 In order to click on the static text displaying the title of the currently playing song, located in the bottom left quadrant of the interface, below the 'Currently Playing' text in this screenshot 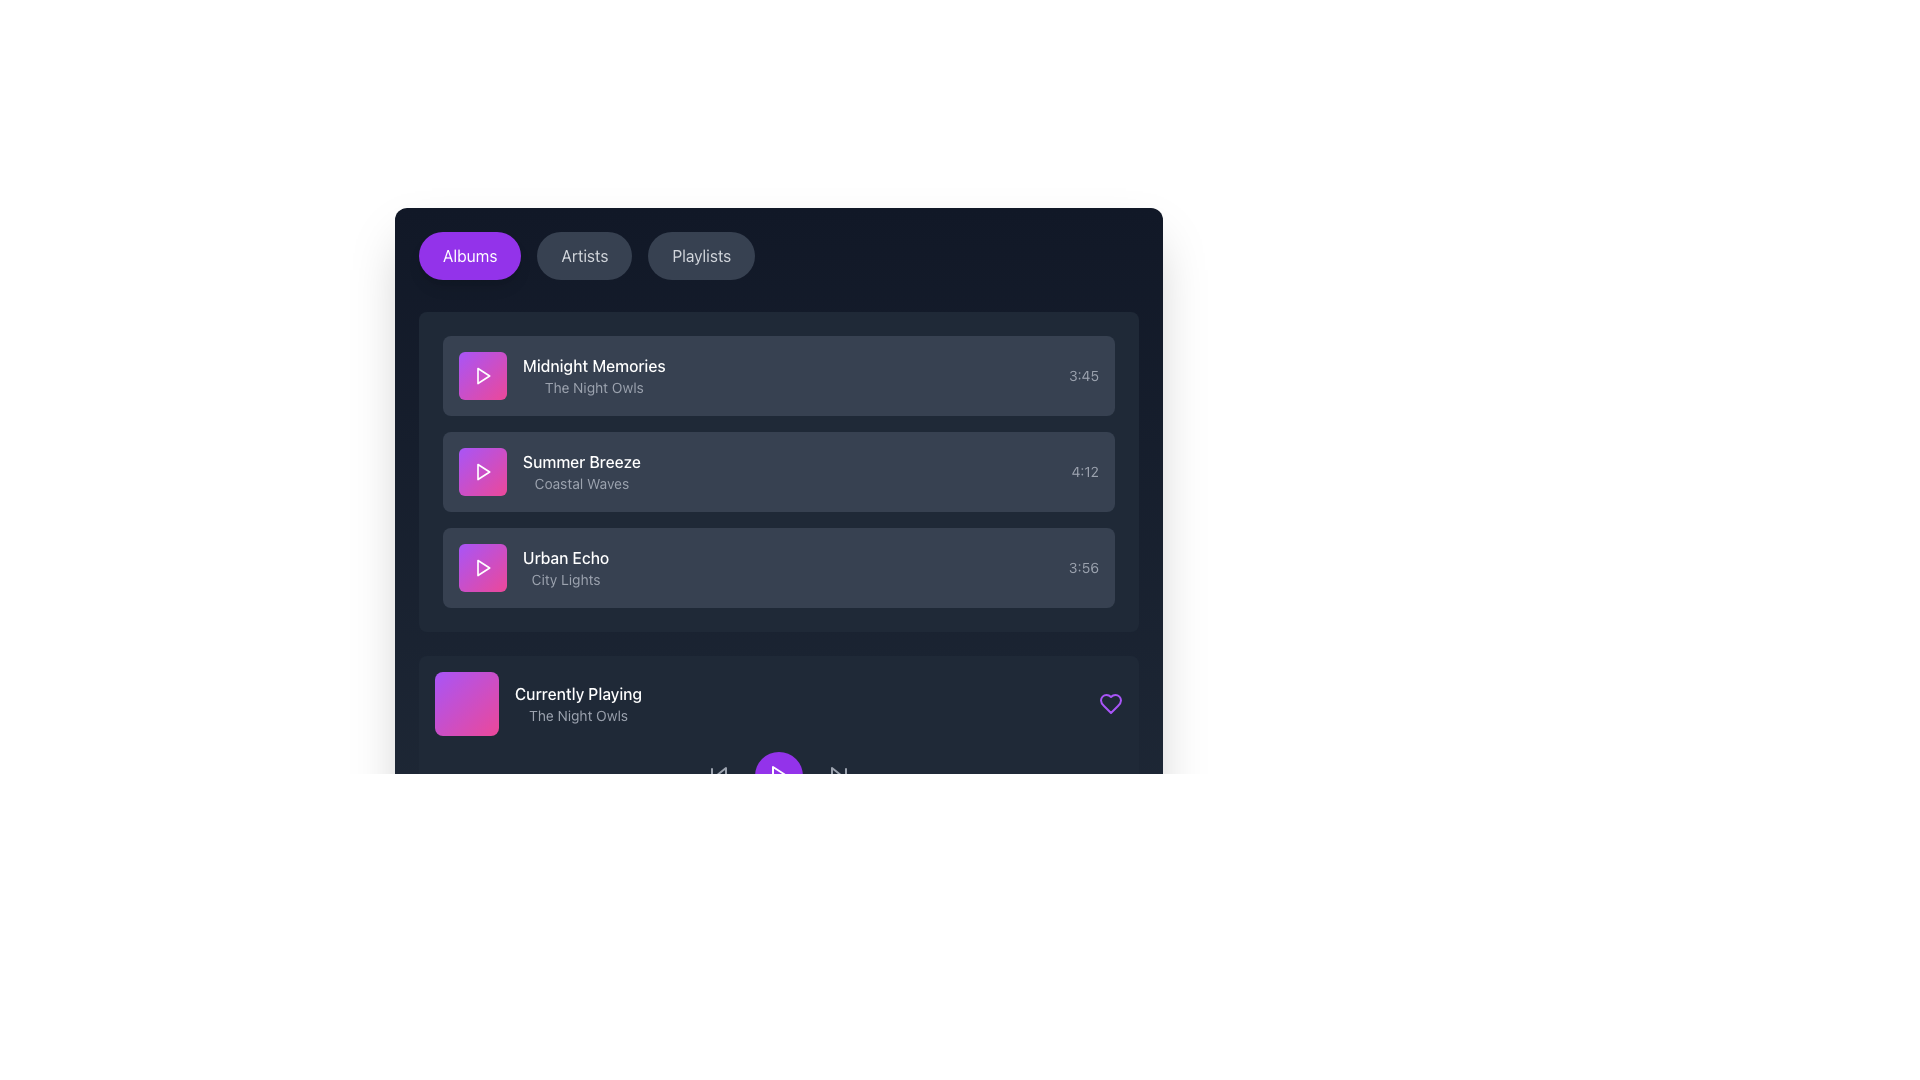, I will do `click(577, 715)`.